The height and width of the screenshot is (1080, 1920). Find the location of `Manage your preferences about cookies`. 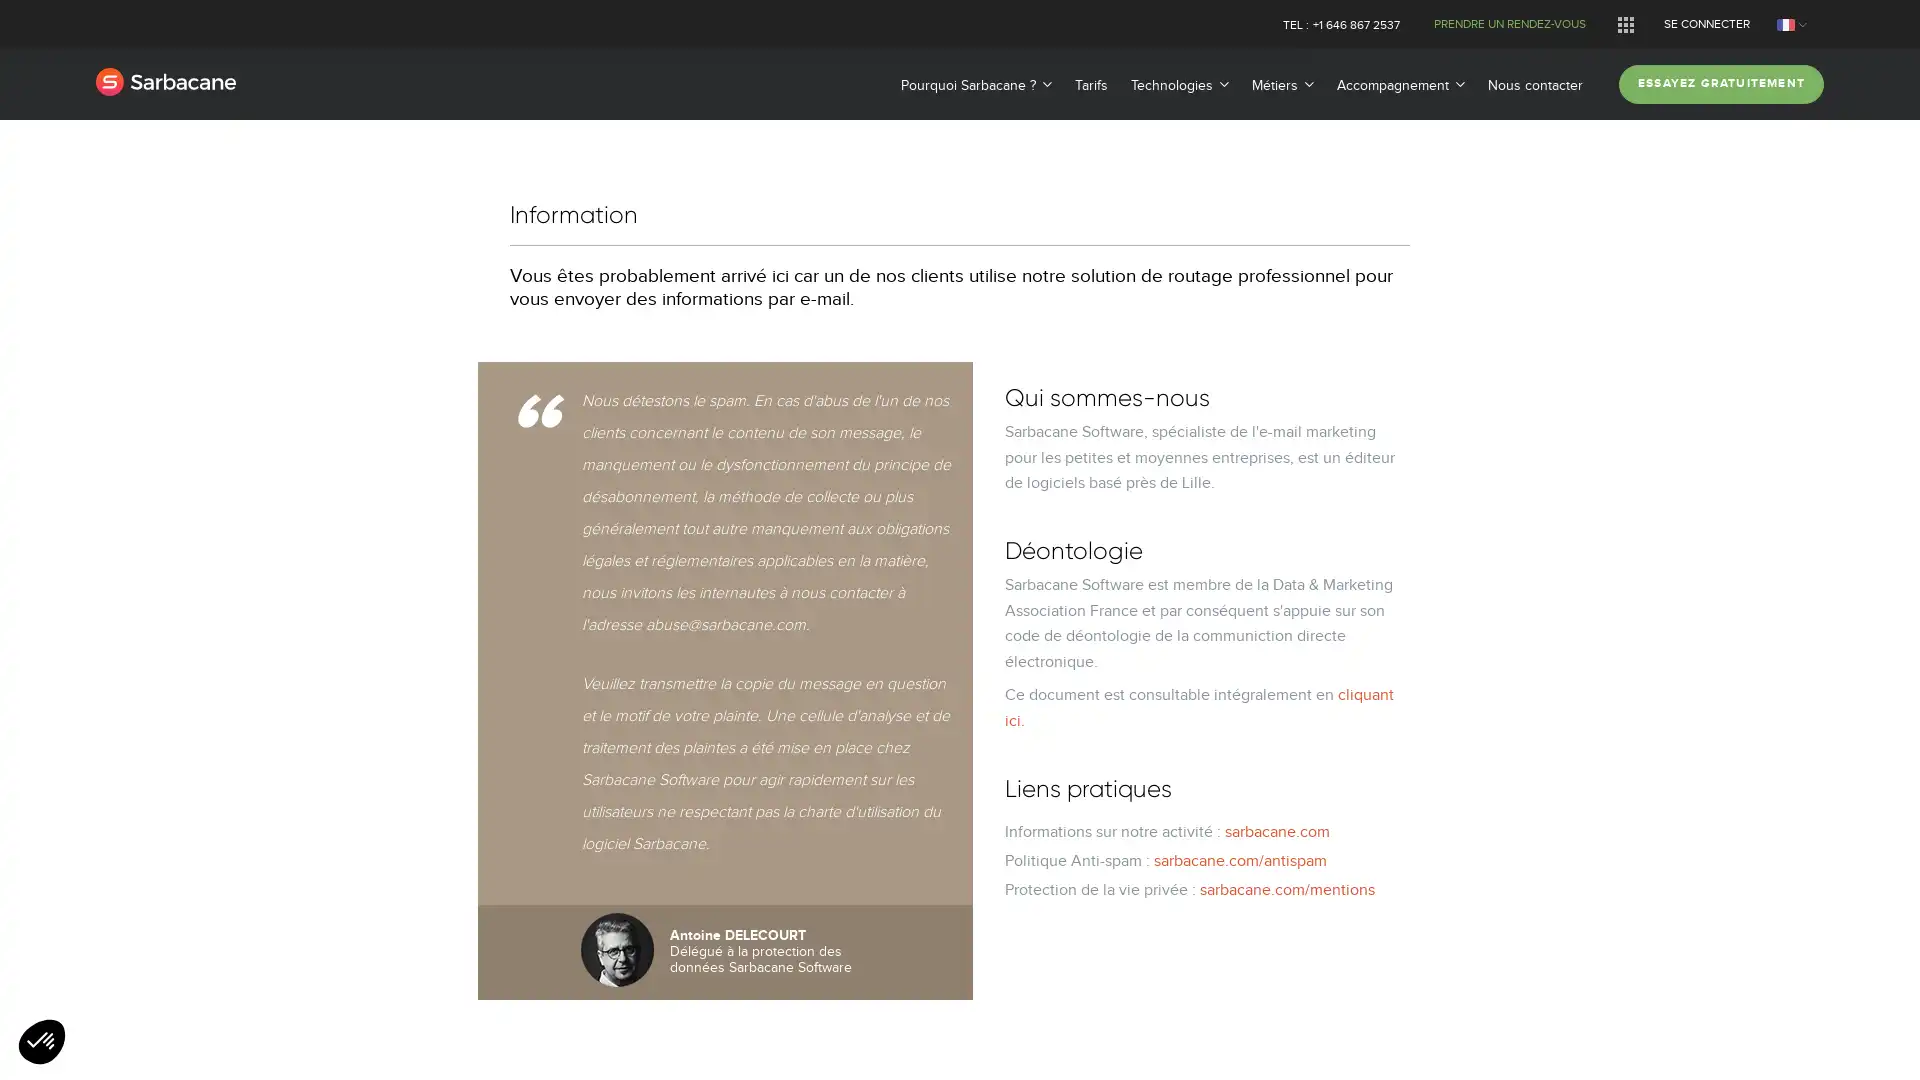

Manage your preferences about cookies is located at coordinates (42, 1042).